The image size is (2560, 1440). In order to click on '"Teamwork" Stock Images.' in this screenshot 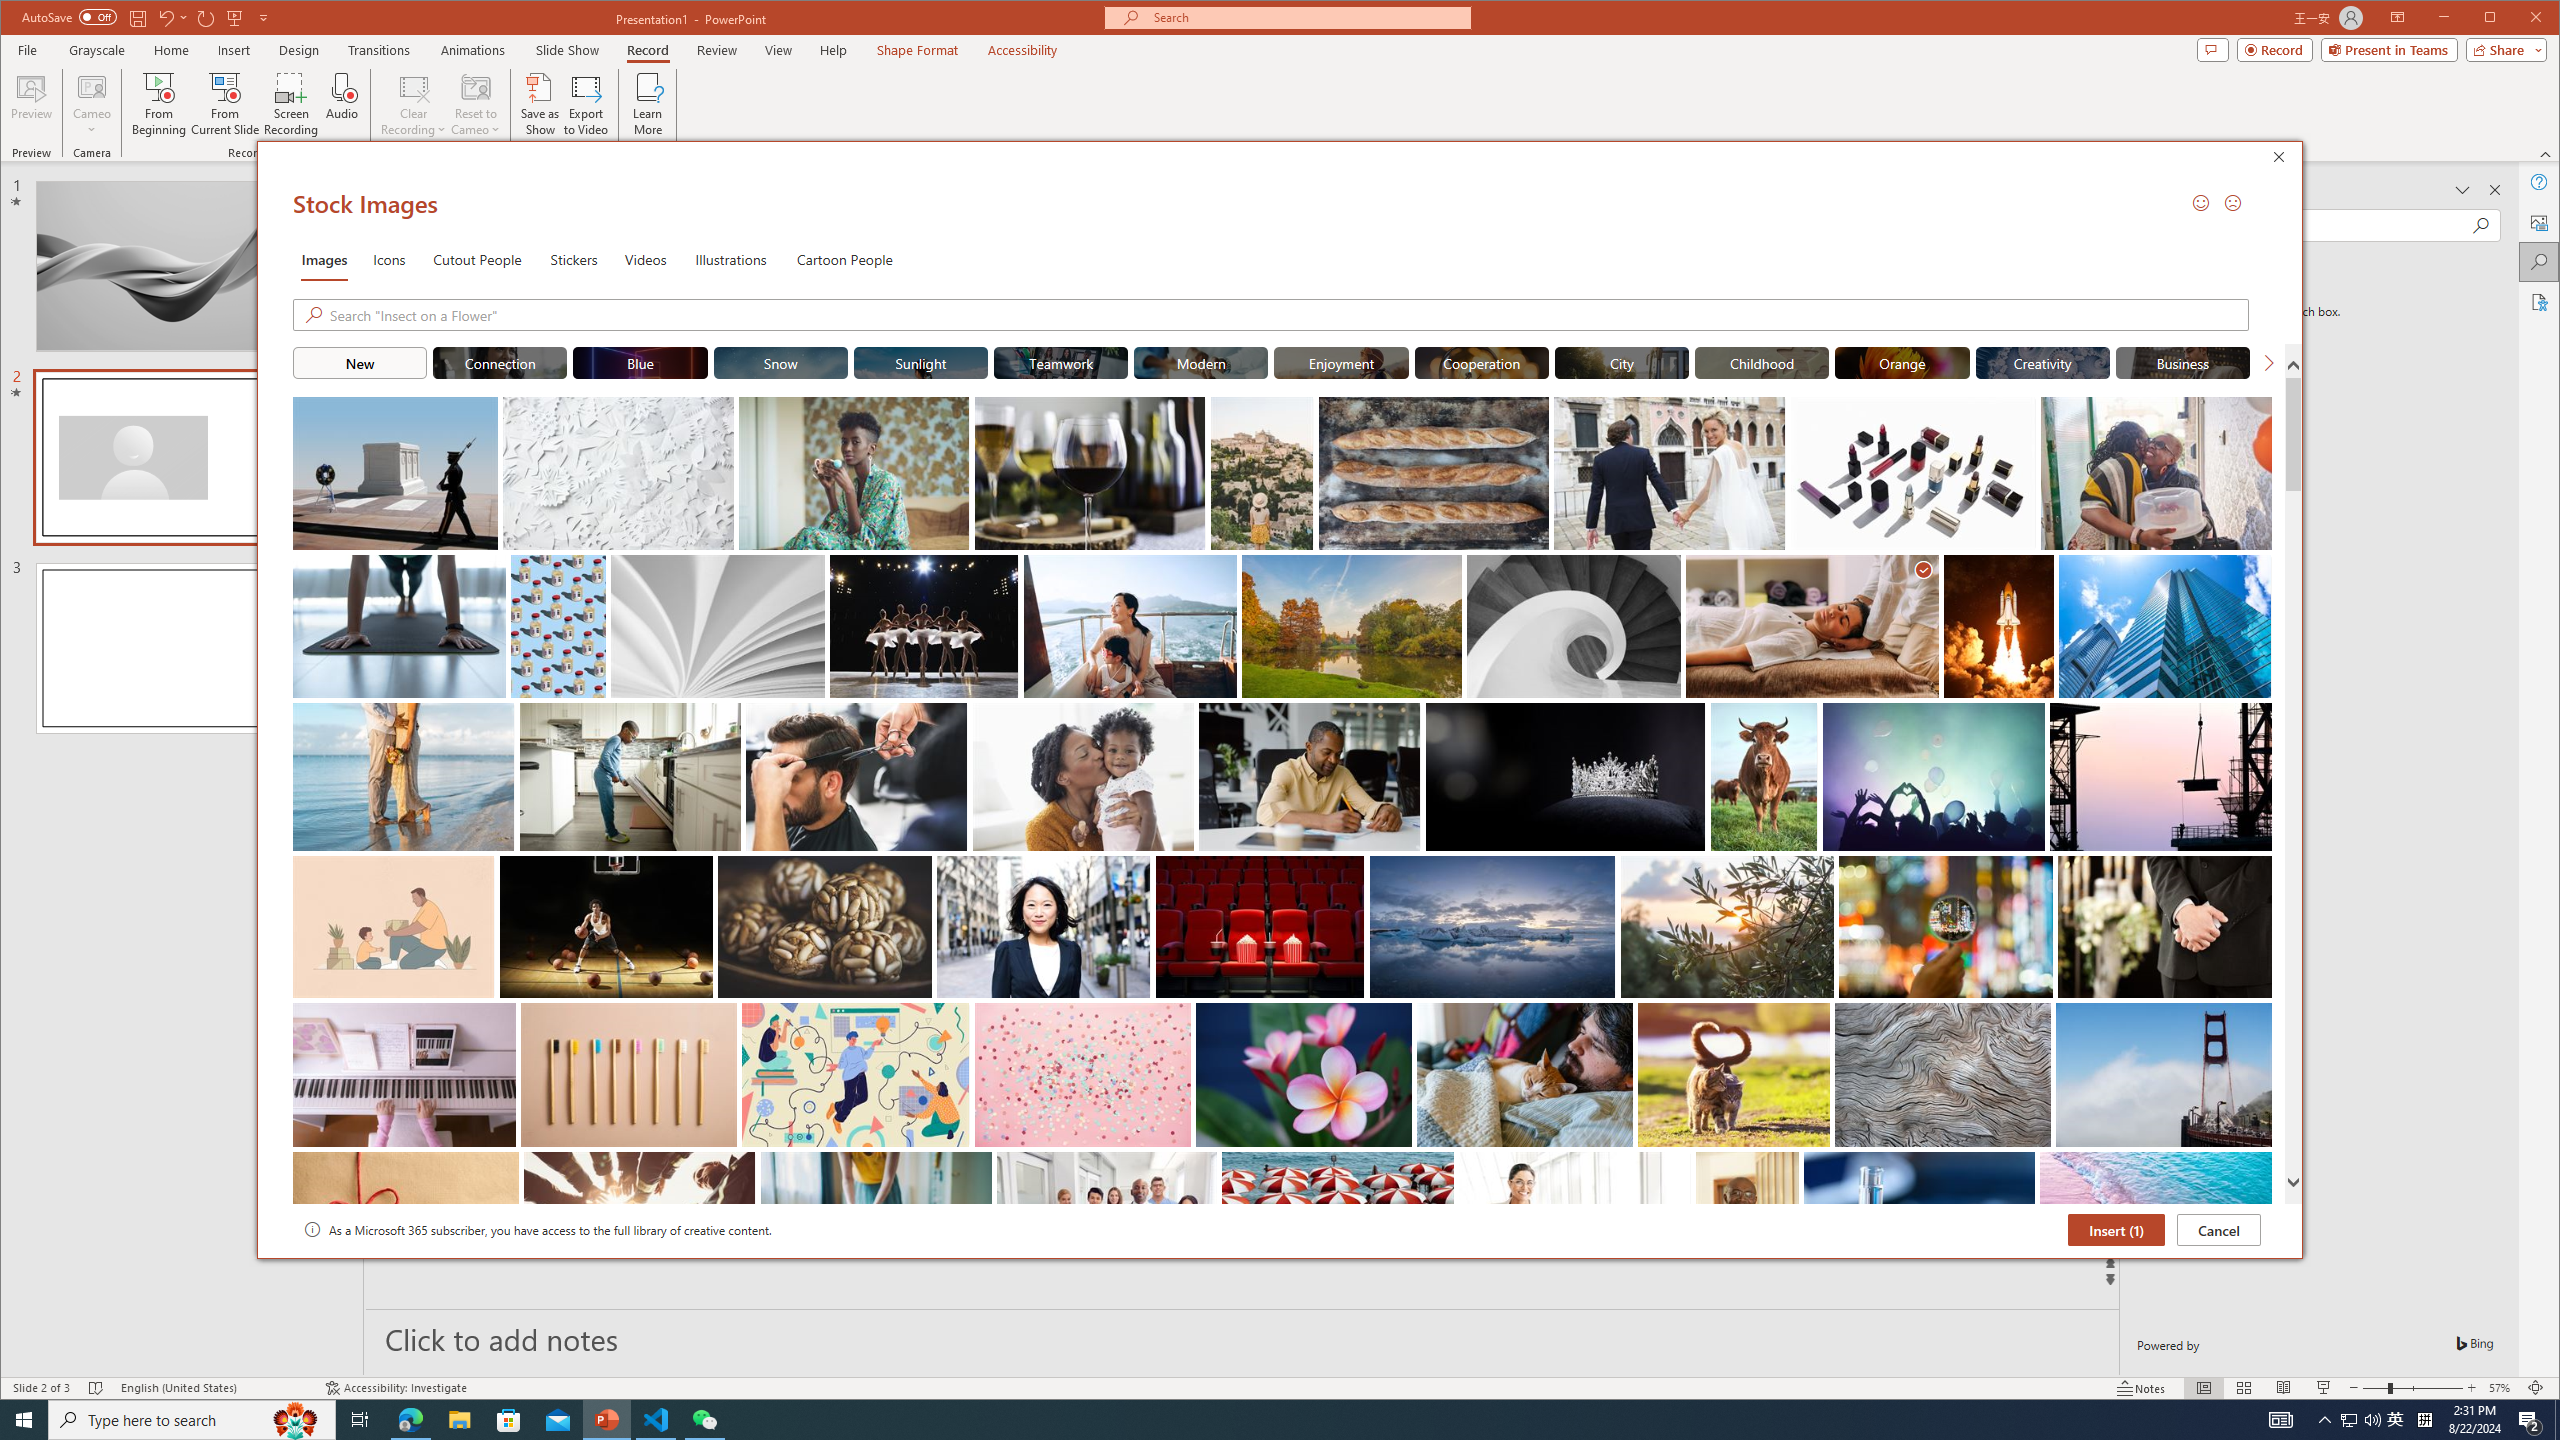, I will do `click(1060, 361)`.